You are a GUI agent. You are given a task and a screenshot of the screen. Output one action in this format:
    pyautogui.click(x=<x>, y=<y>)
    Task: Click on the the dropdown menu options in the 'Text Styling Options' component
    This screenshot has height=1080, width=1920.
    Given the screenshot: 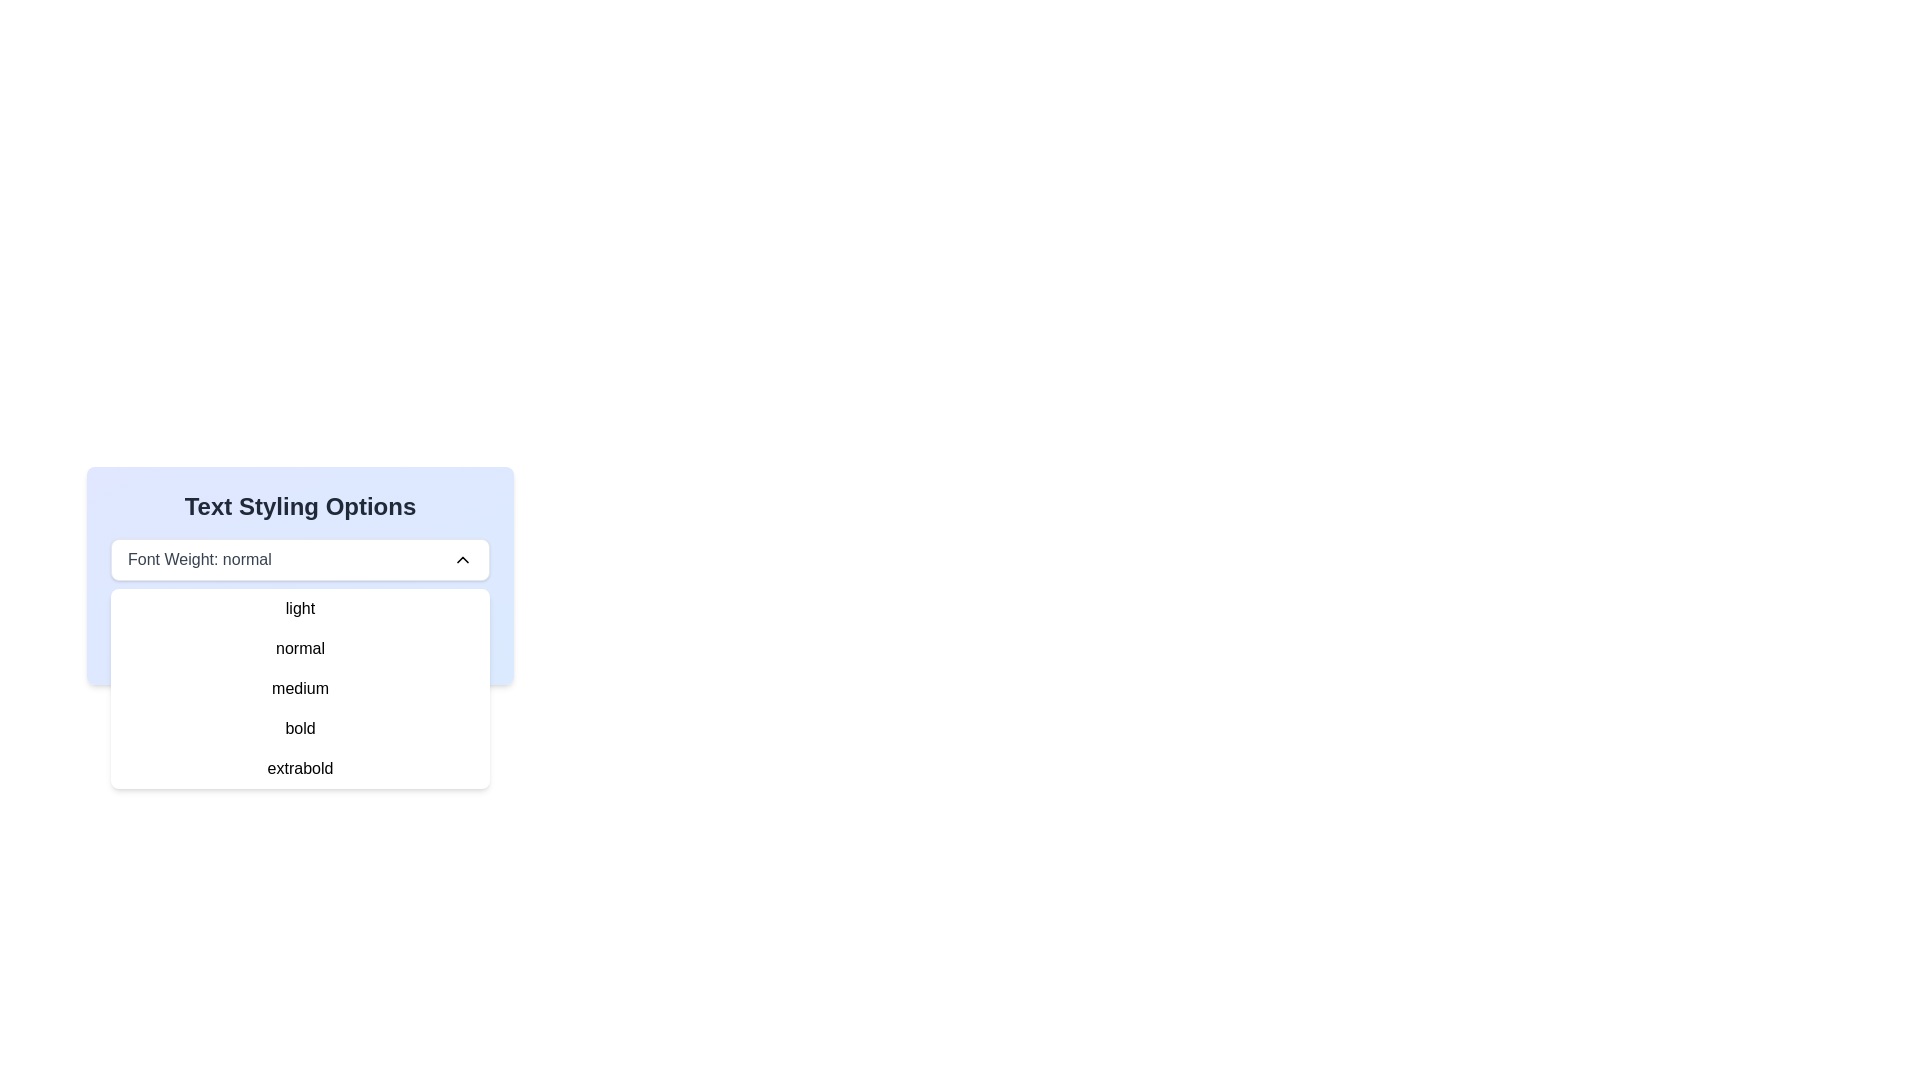 What is the action you would take?
    pyautogui.click(x=299, y=575)
    